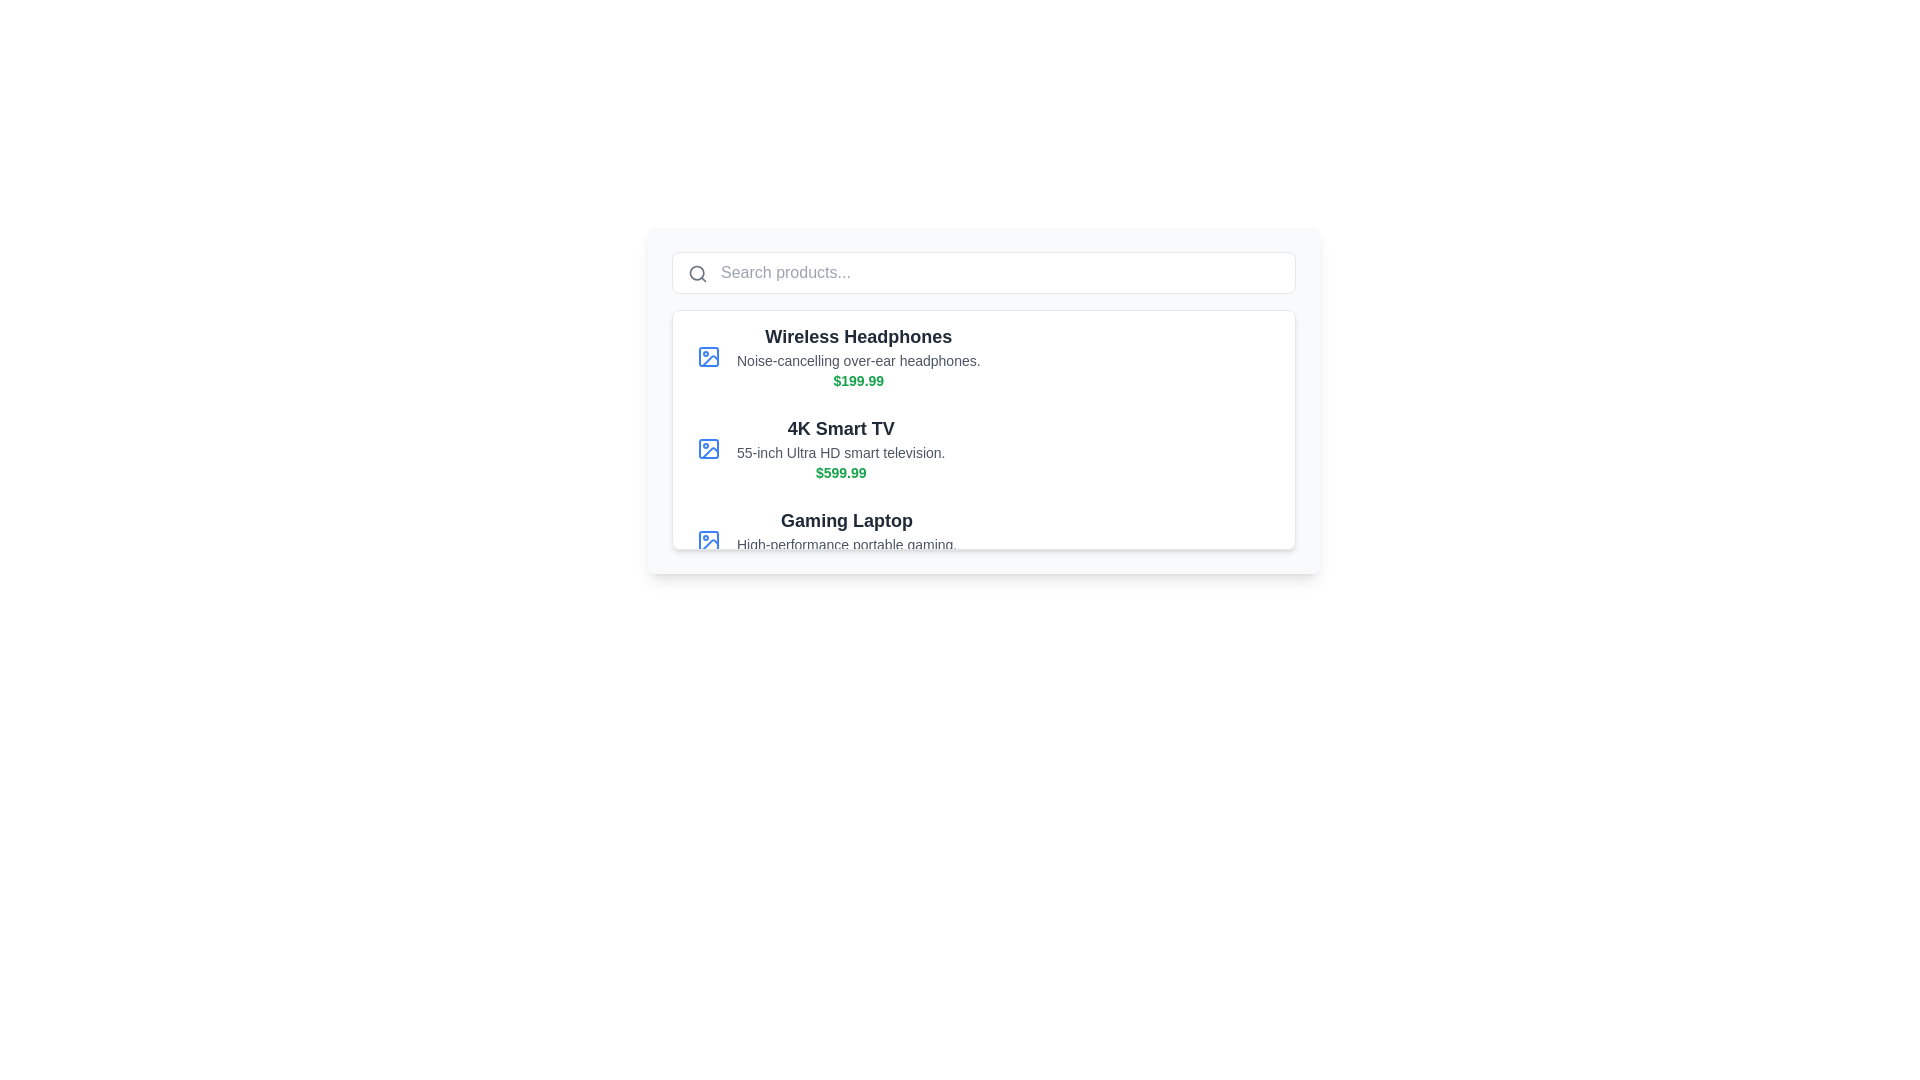  Describe the element at coordinates (841, 473) in the screenshot. I see `price text label displaying '$599.99' in a bold green font, located directly below the product description in the product listing` at that location.